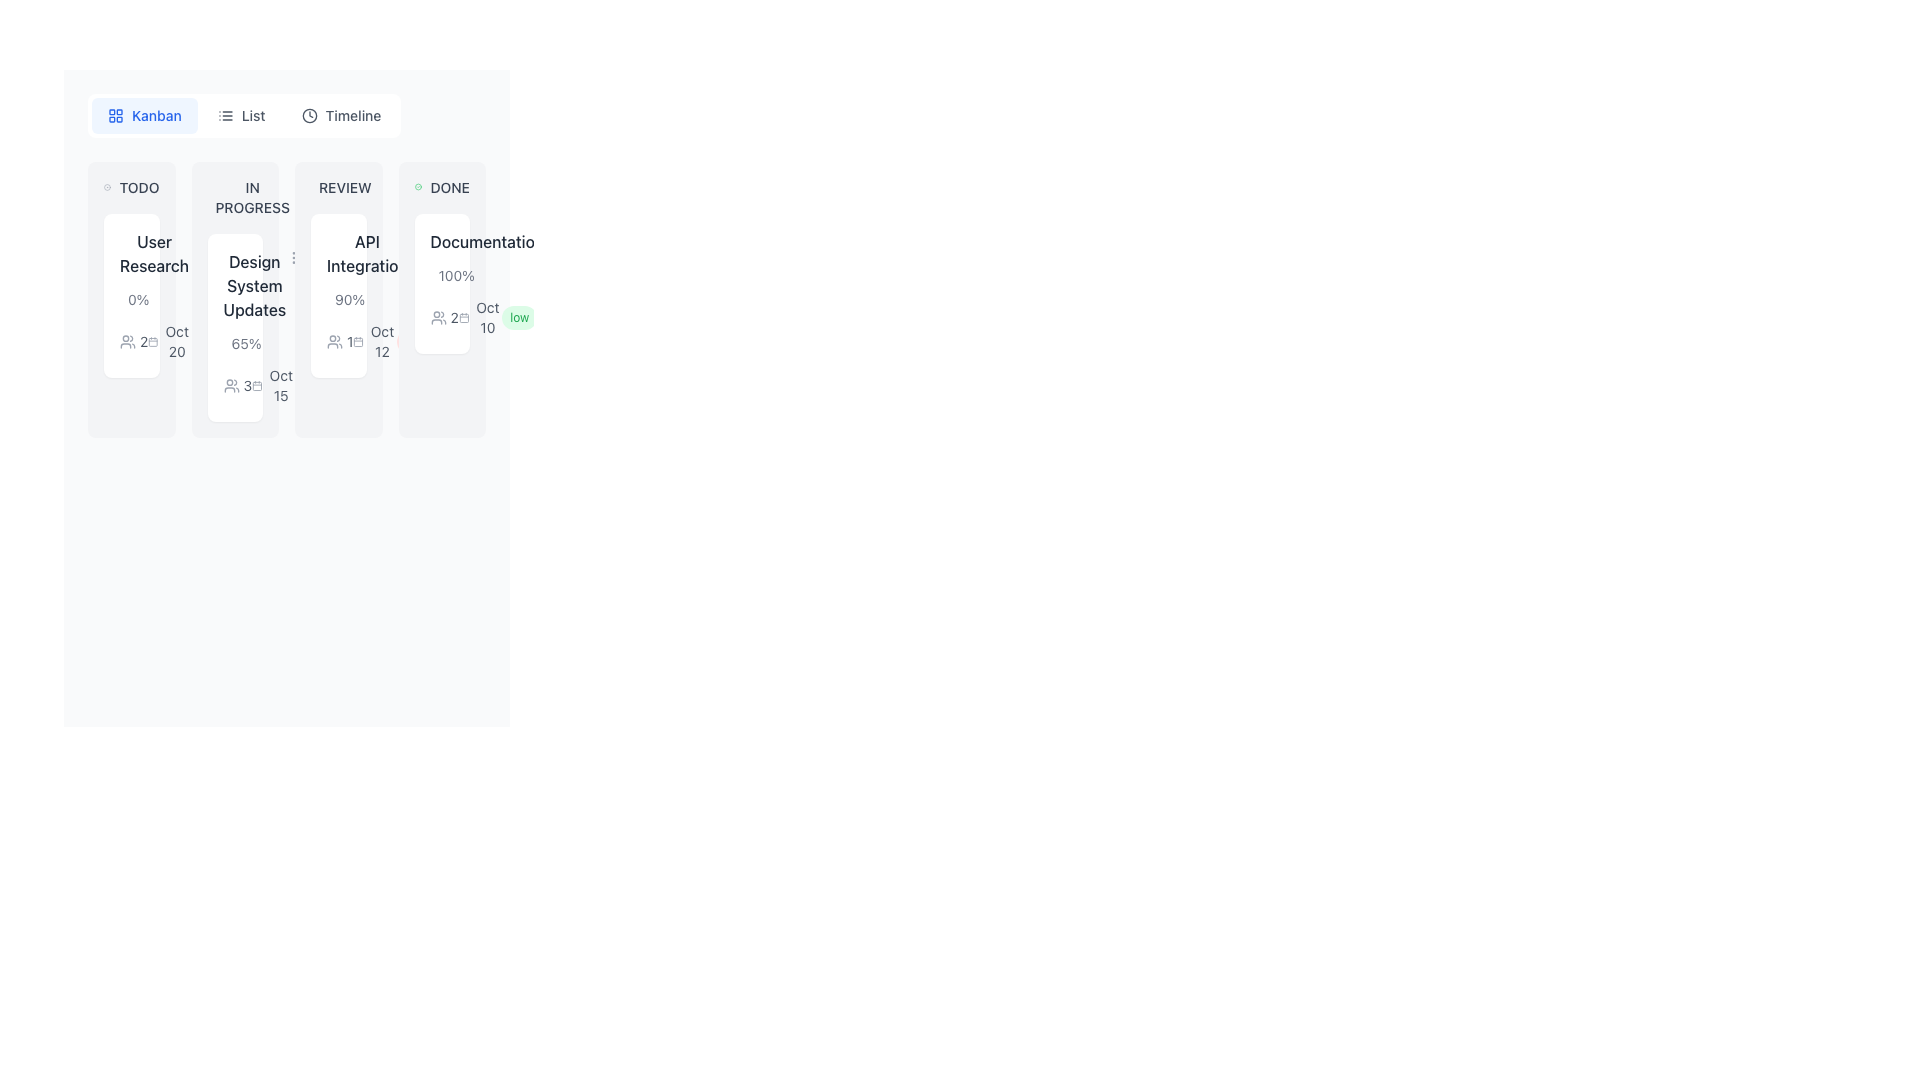  I want to click on the 'Timeline' button, which is the rightmost button in a group of three buttons labeled 'Kanban', 'List', and 'Timeline', so click(341, 115).